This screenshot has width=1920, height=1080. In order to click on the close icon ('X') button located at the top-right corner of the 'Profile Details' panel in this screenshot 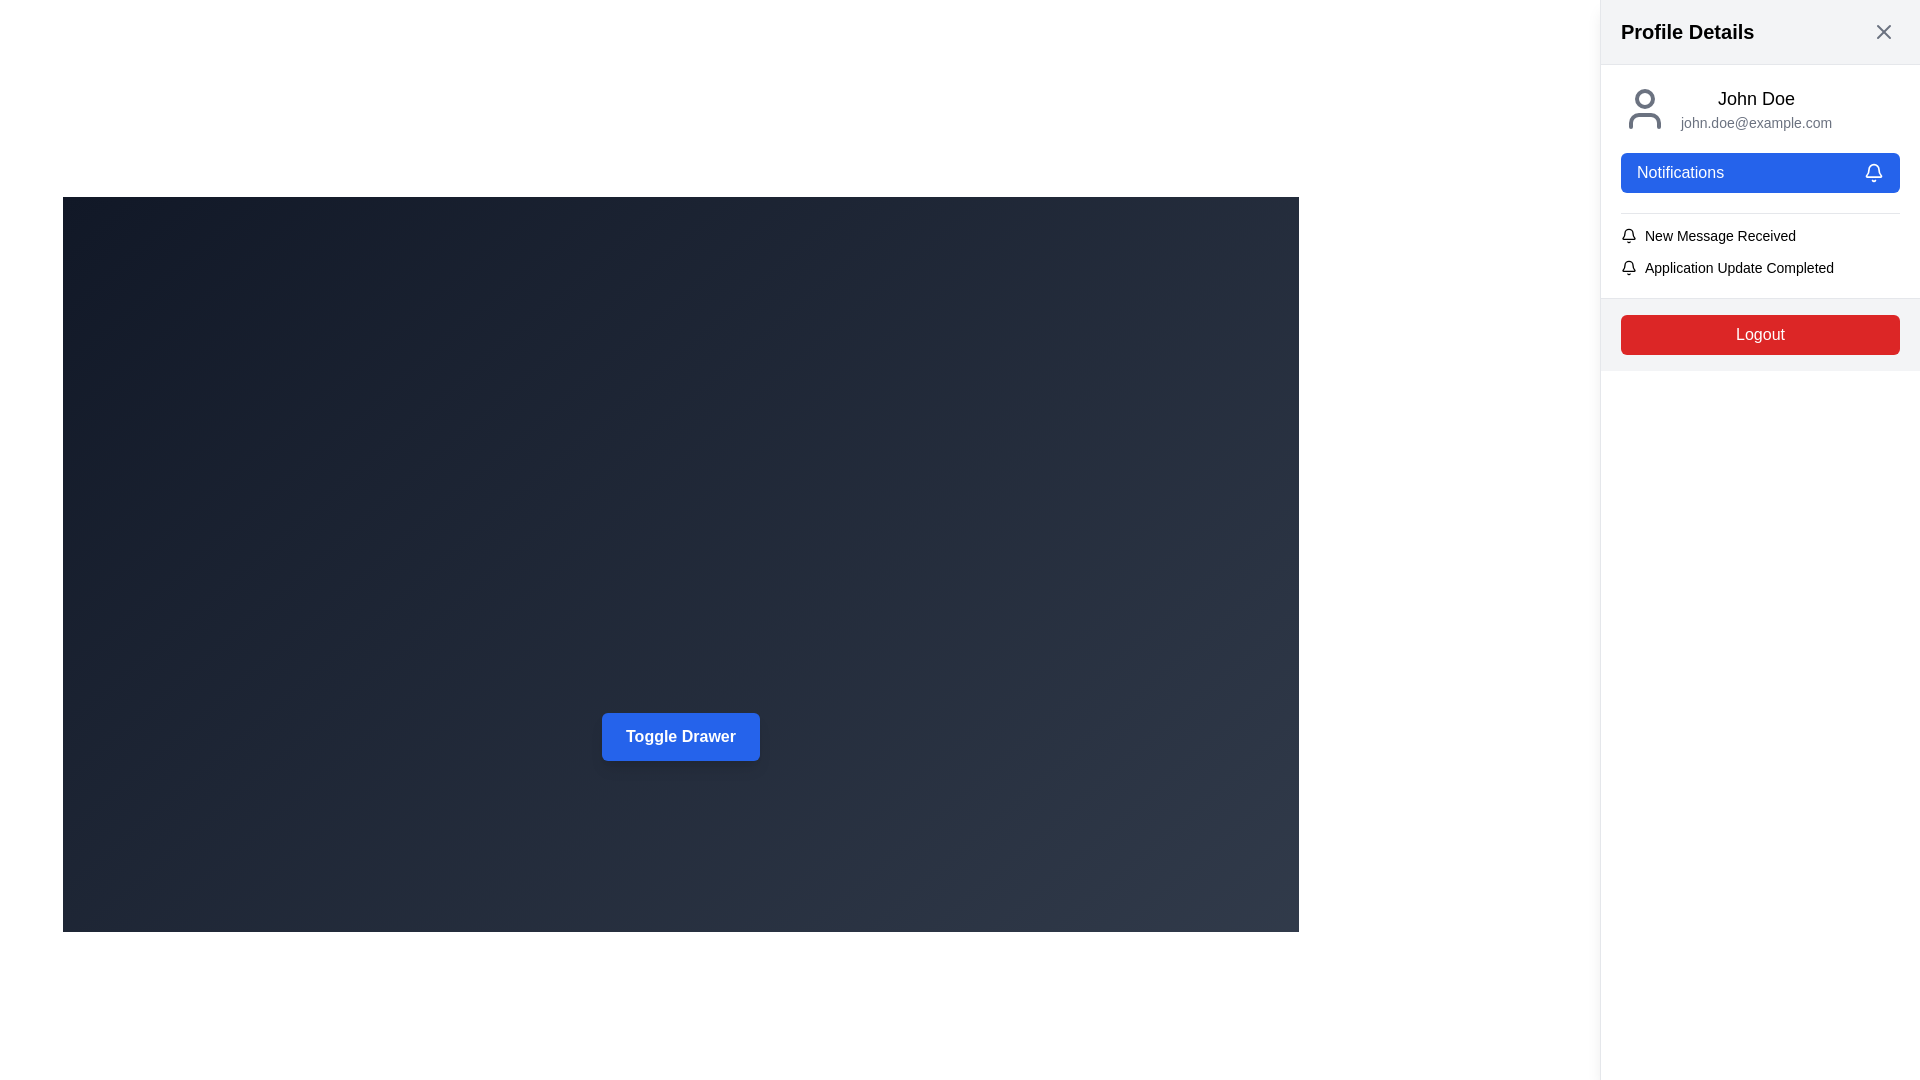, I will do `click(1882, 31)`.